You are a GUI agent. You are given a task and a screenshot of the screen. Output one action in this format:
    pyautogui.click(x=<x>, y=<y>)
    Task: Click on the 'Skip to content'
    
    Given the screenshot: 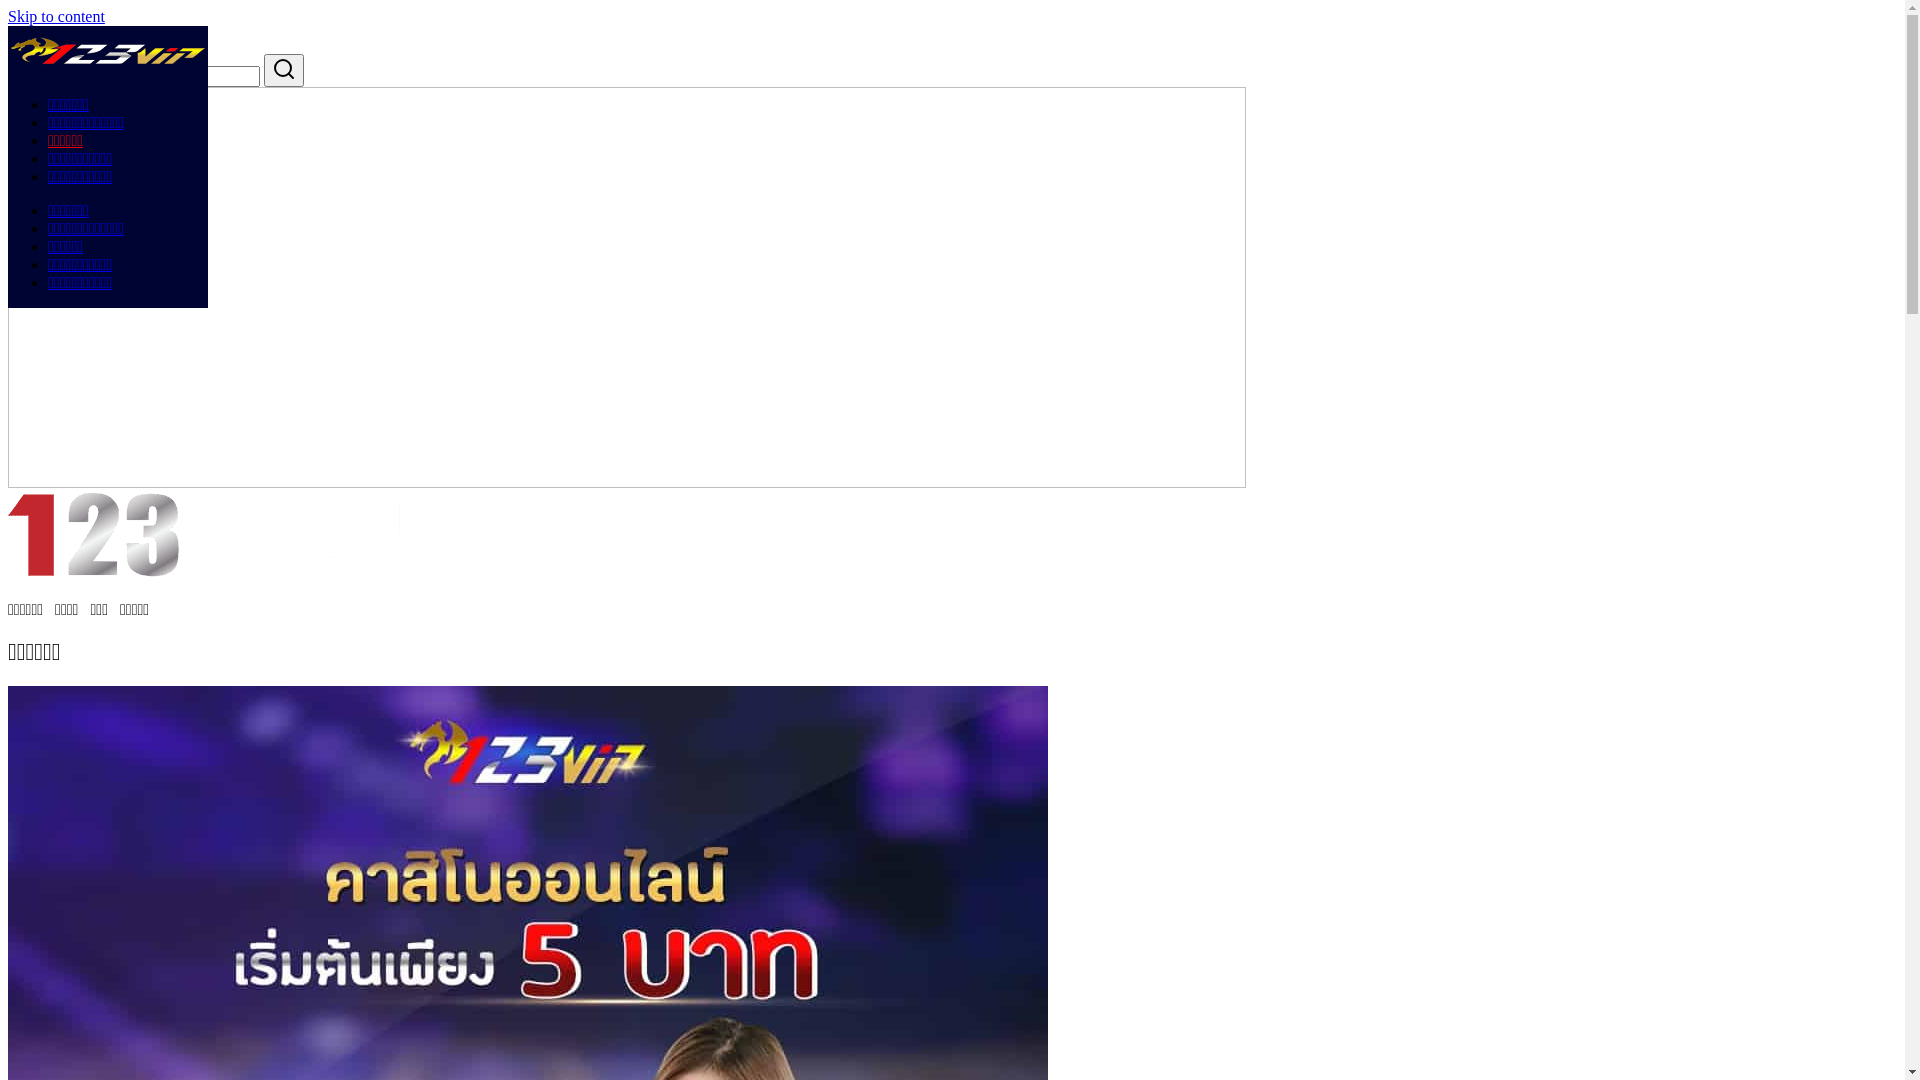 What is the action you would take?
    pyautogui.click(x=8, y=16)
    